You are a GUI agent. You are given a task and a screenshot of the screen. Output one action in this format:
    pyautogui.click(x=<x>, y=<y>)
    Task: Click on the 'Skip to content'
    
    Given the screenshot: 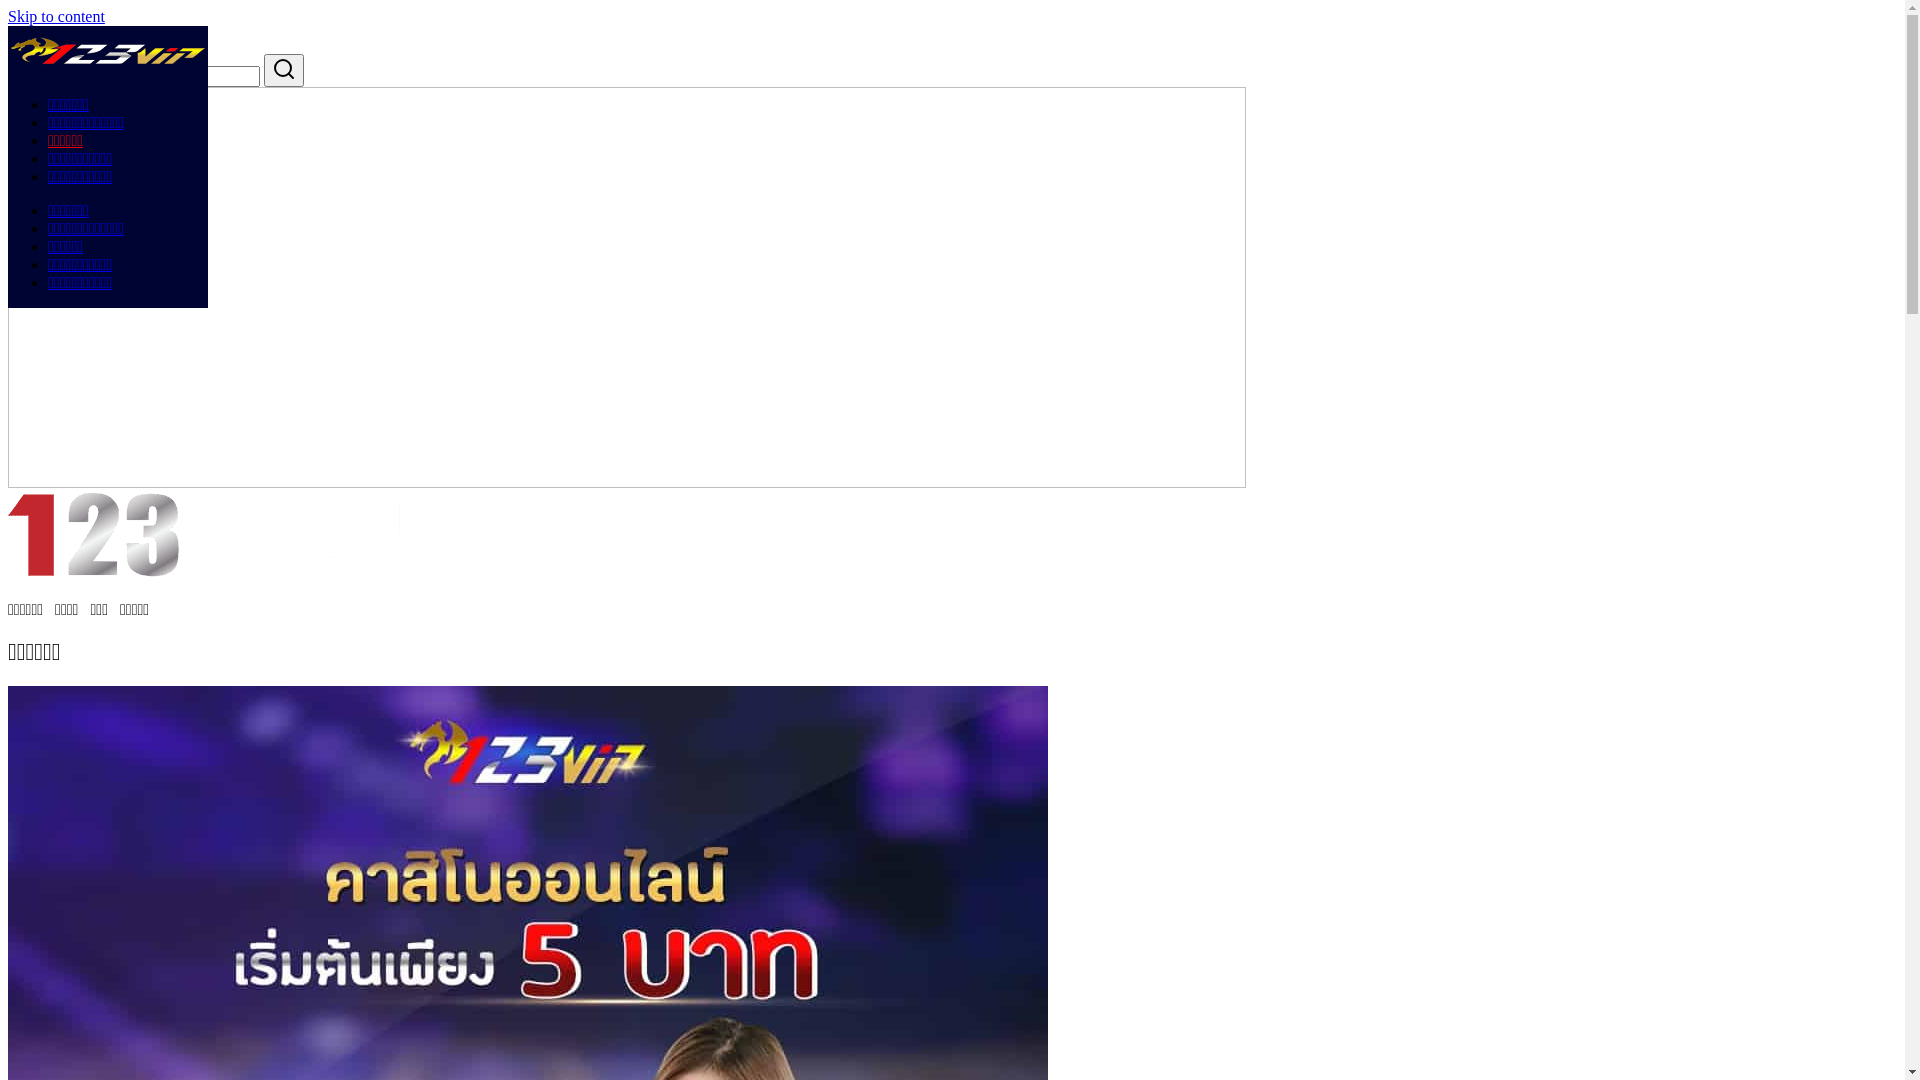 What is the action you would take?
    pyautogui.click(x=8, y=16)
    